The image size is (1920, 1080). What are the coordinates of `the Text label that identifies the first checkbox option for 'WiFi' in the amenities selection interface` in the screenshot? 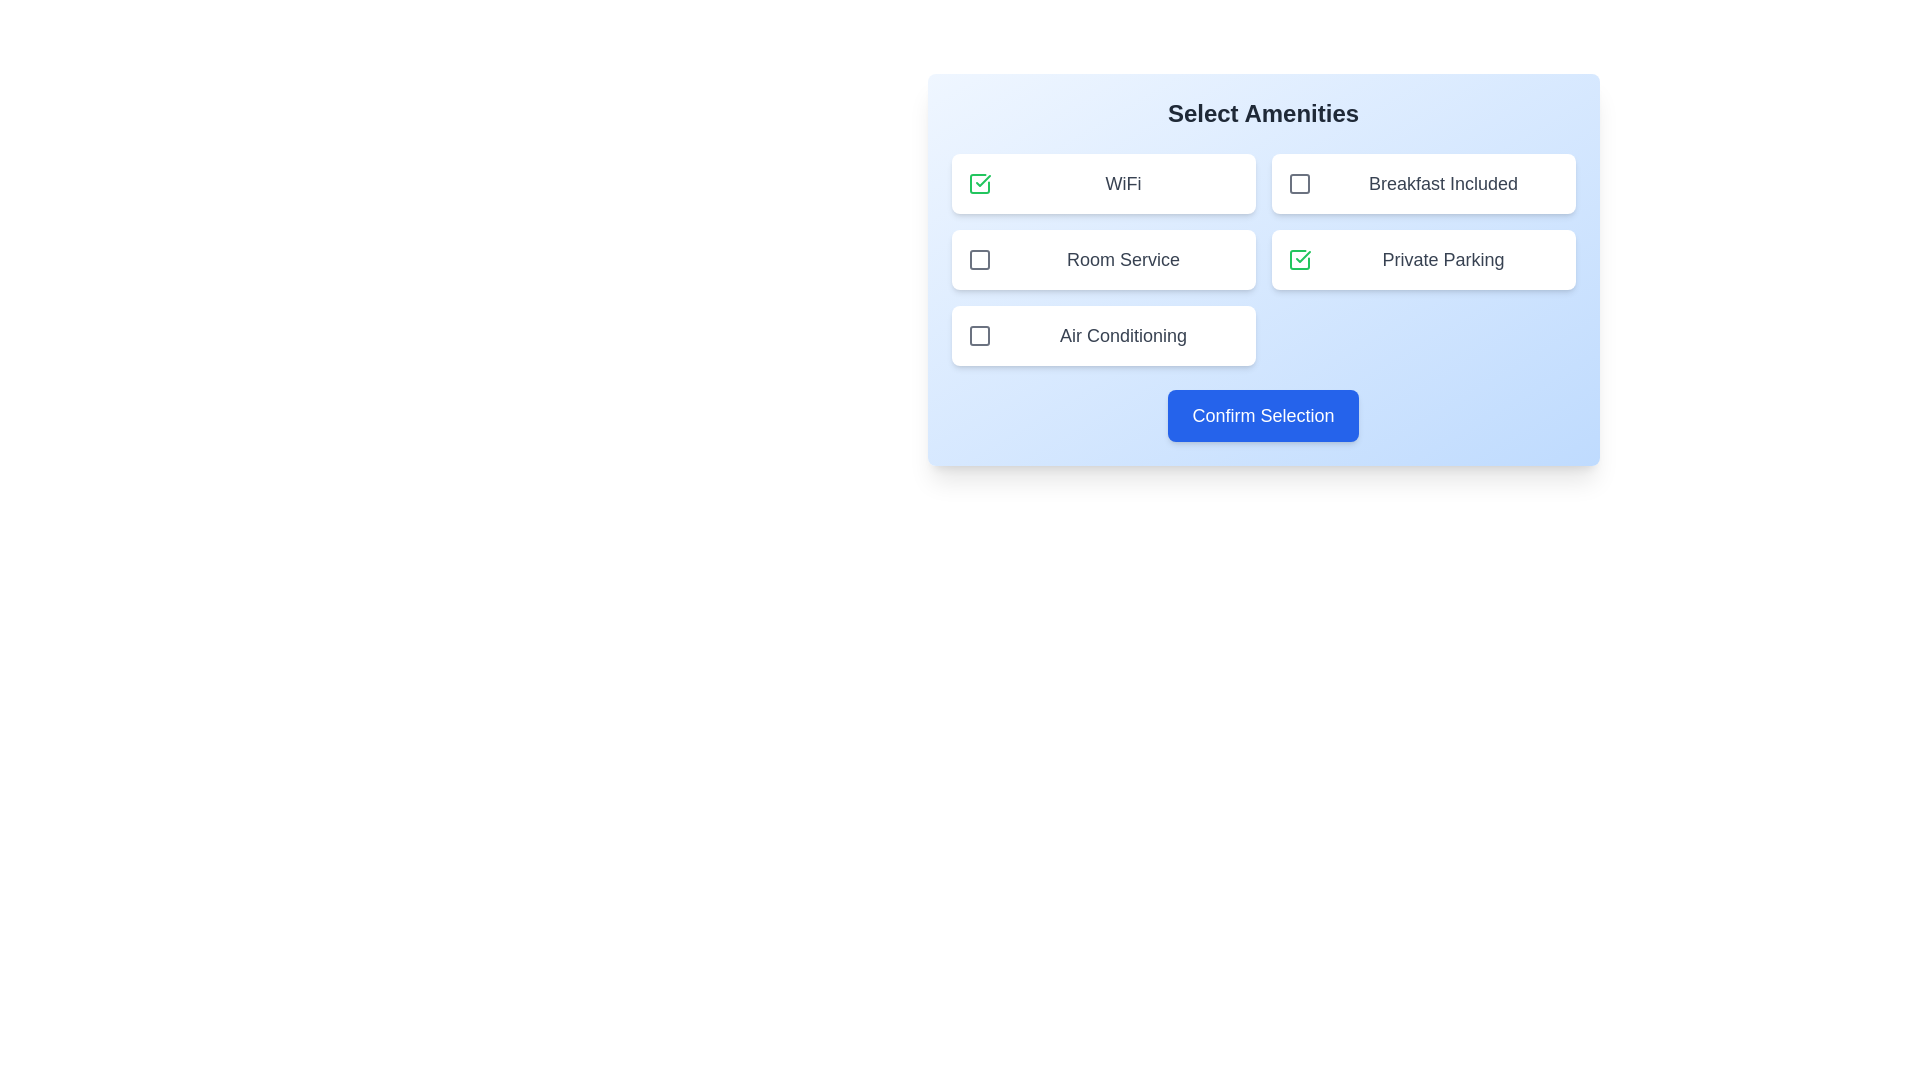 It's located at (1123, 184).